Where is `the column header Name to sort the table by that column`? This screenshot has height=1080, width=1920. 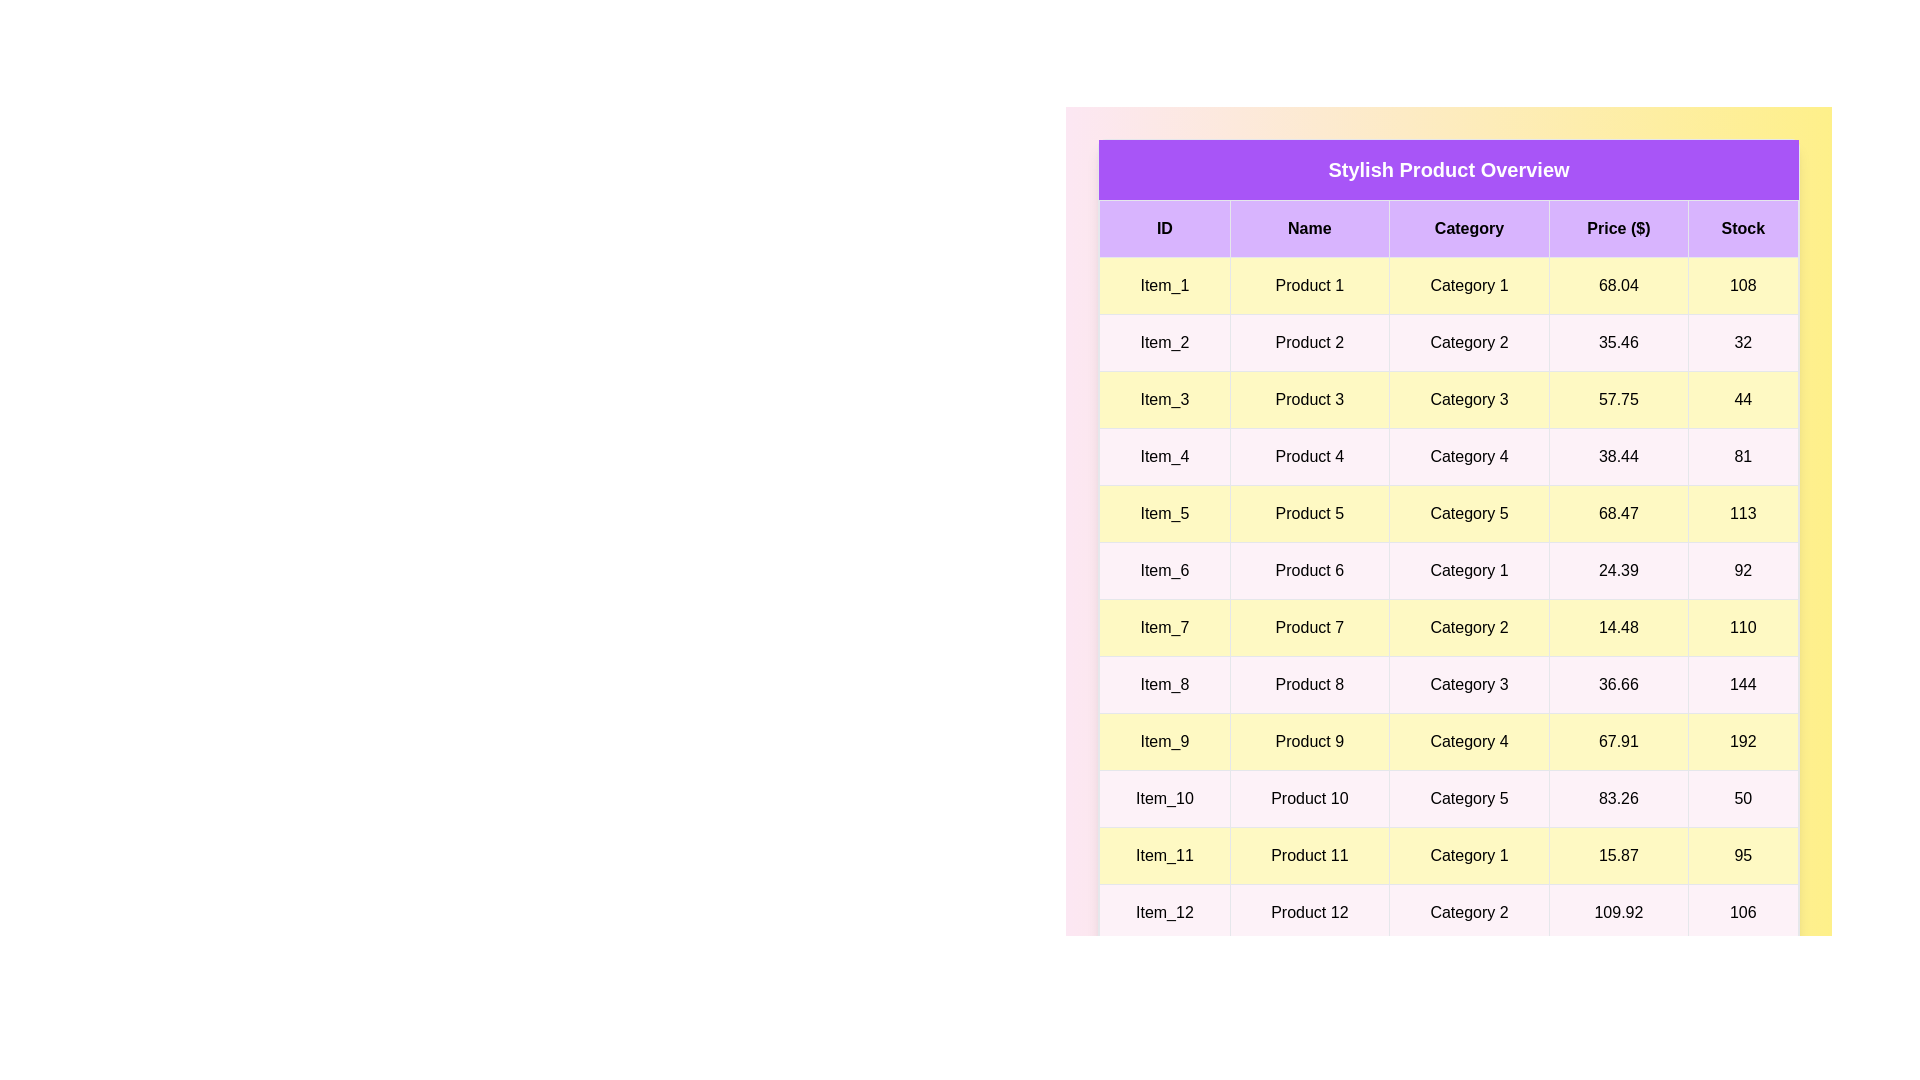 the column header Name to sort the table by that column is located at coordinates (1309, 227).